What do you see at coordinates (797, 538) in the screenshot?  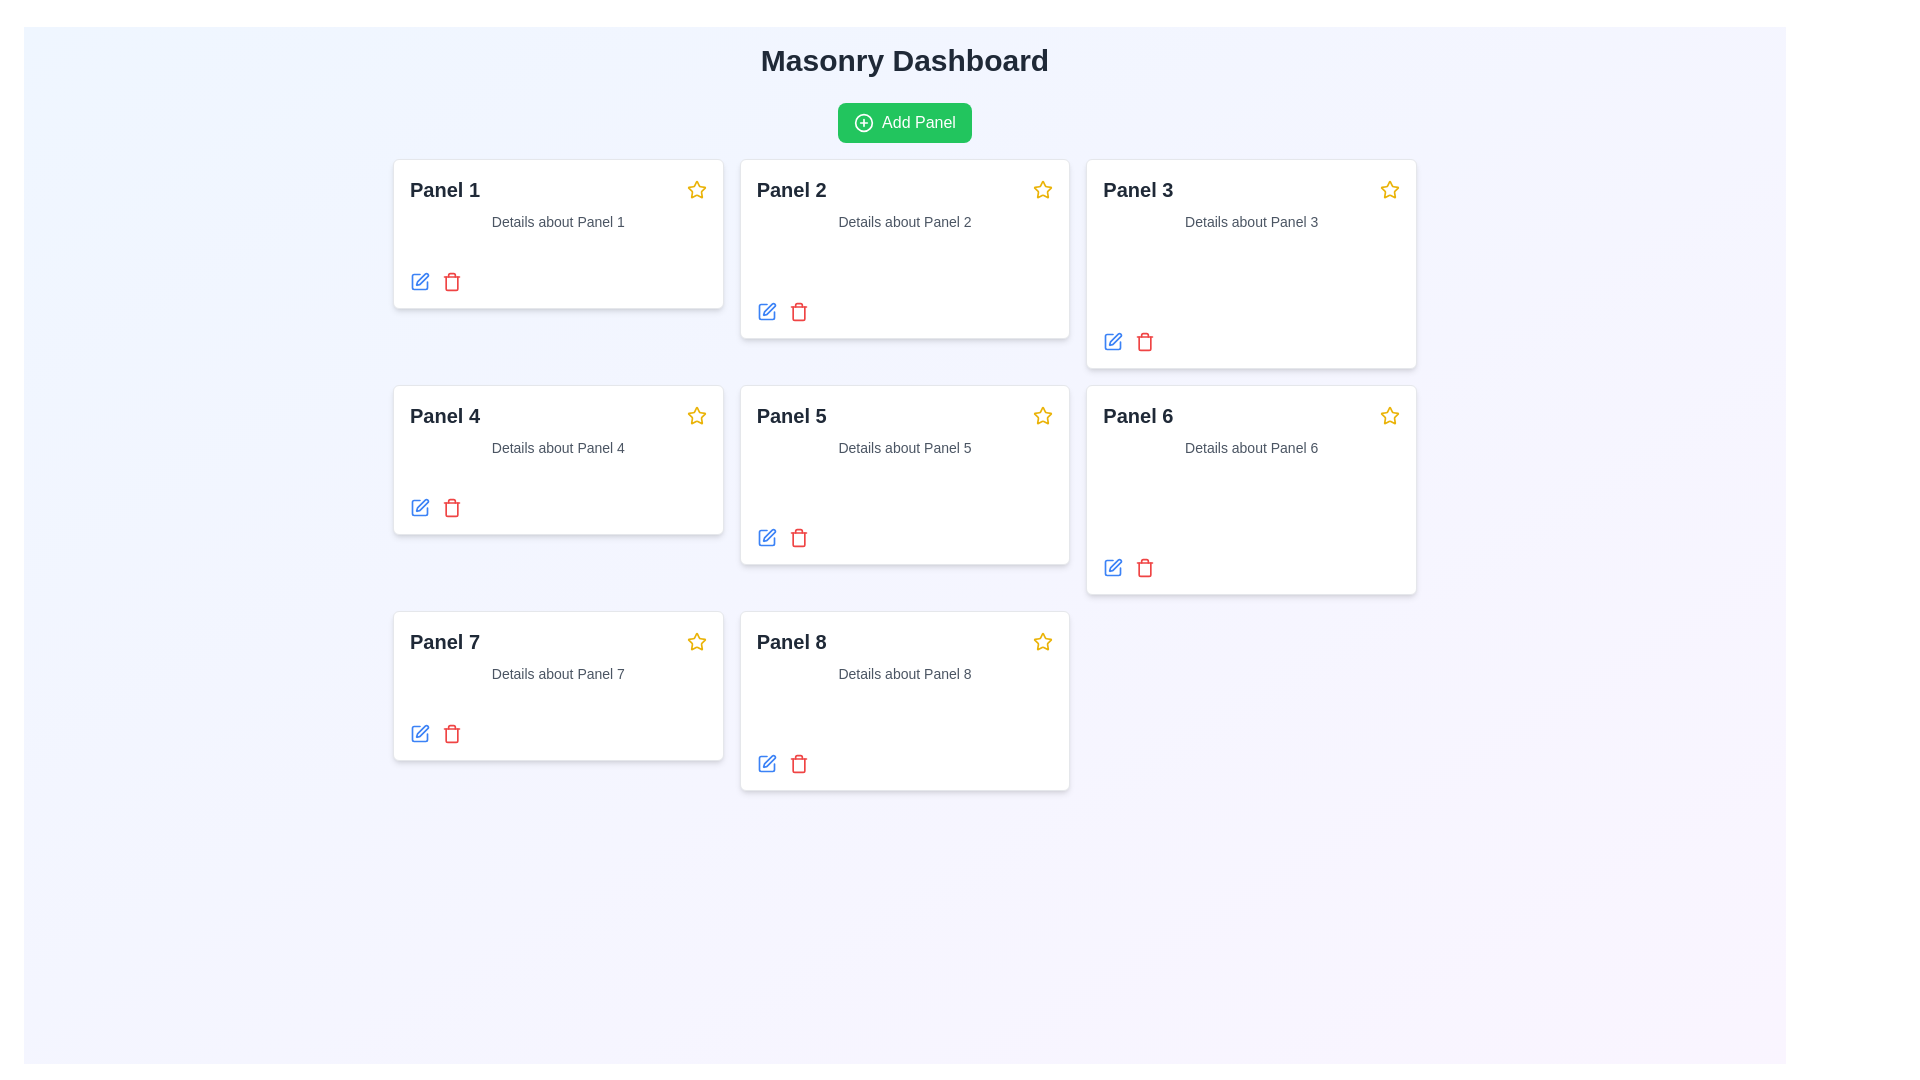 I see `the middle part of the trash can icon in 'Panel 5'` at bounding box center [797, 538].